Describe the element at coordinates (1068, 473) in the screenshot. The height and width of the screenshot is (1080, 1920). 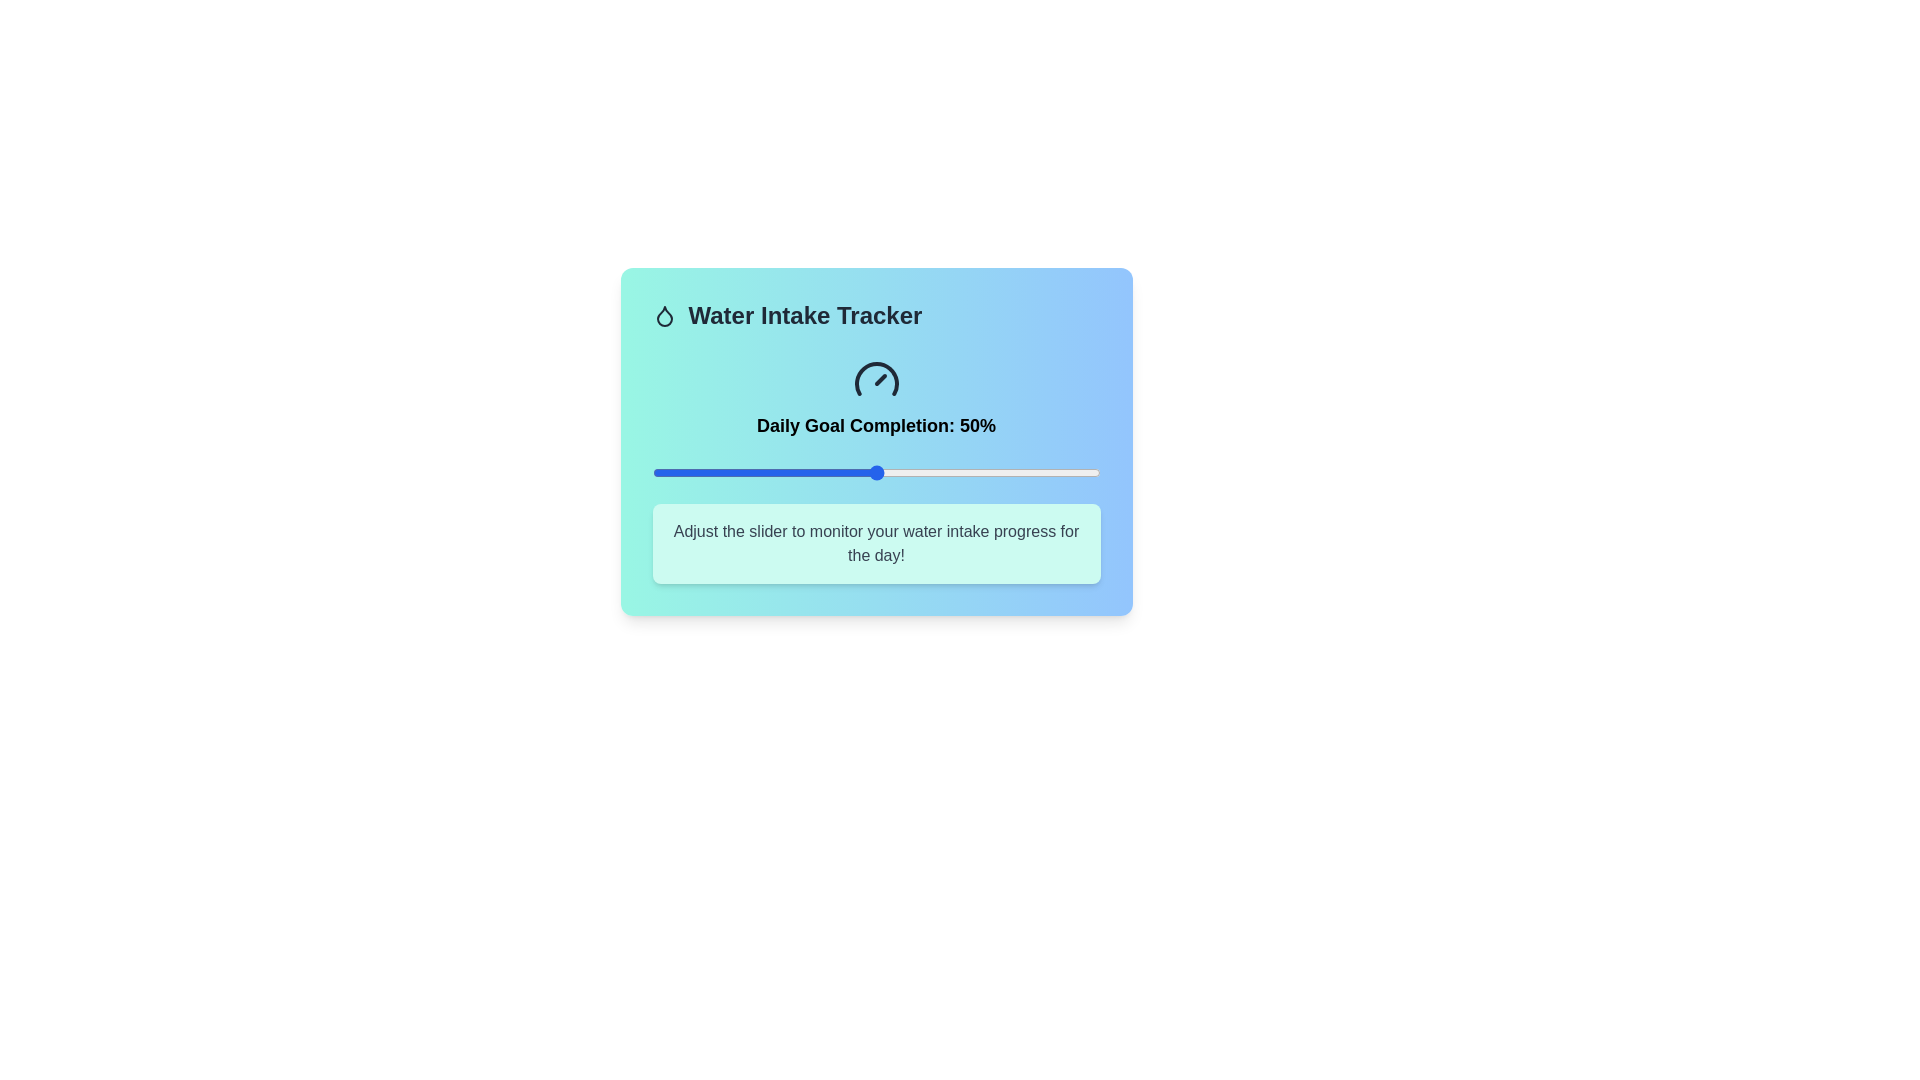
I see `the slider to set the goal completion percentage to 93` at that location.